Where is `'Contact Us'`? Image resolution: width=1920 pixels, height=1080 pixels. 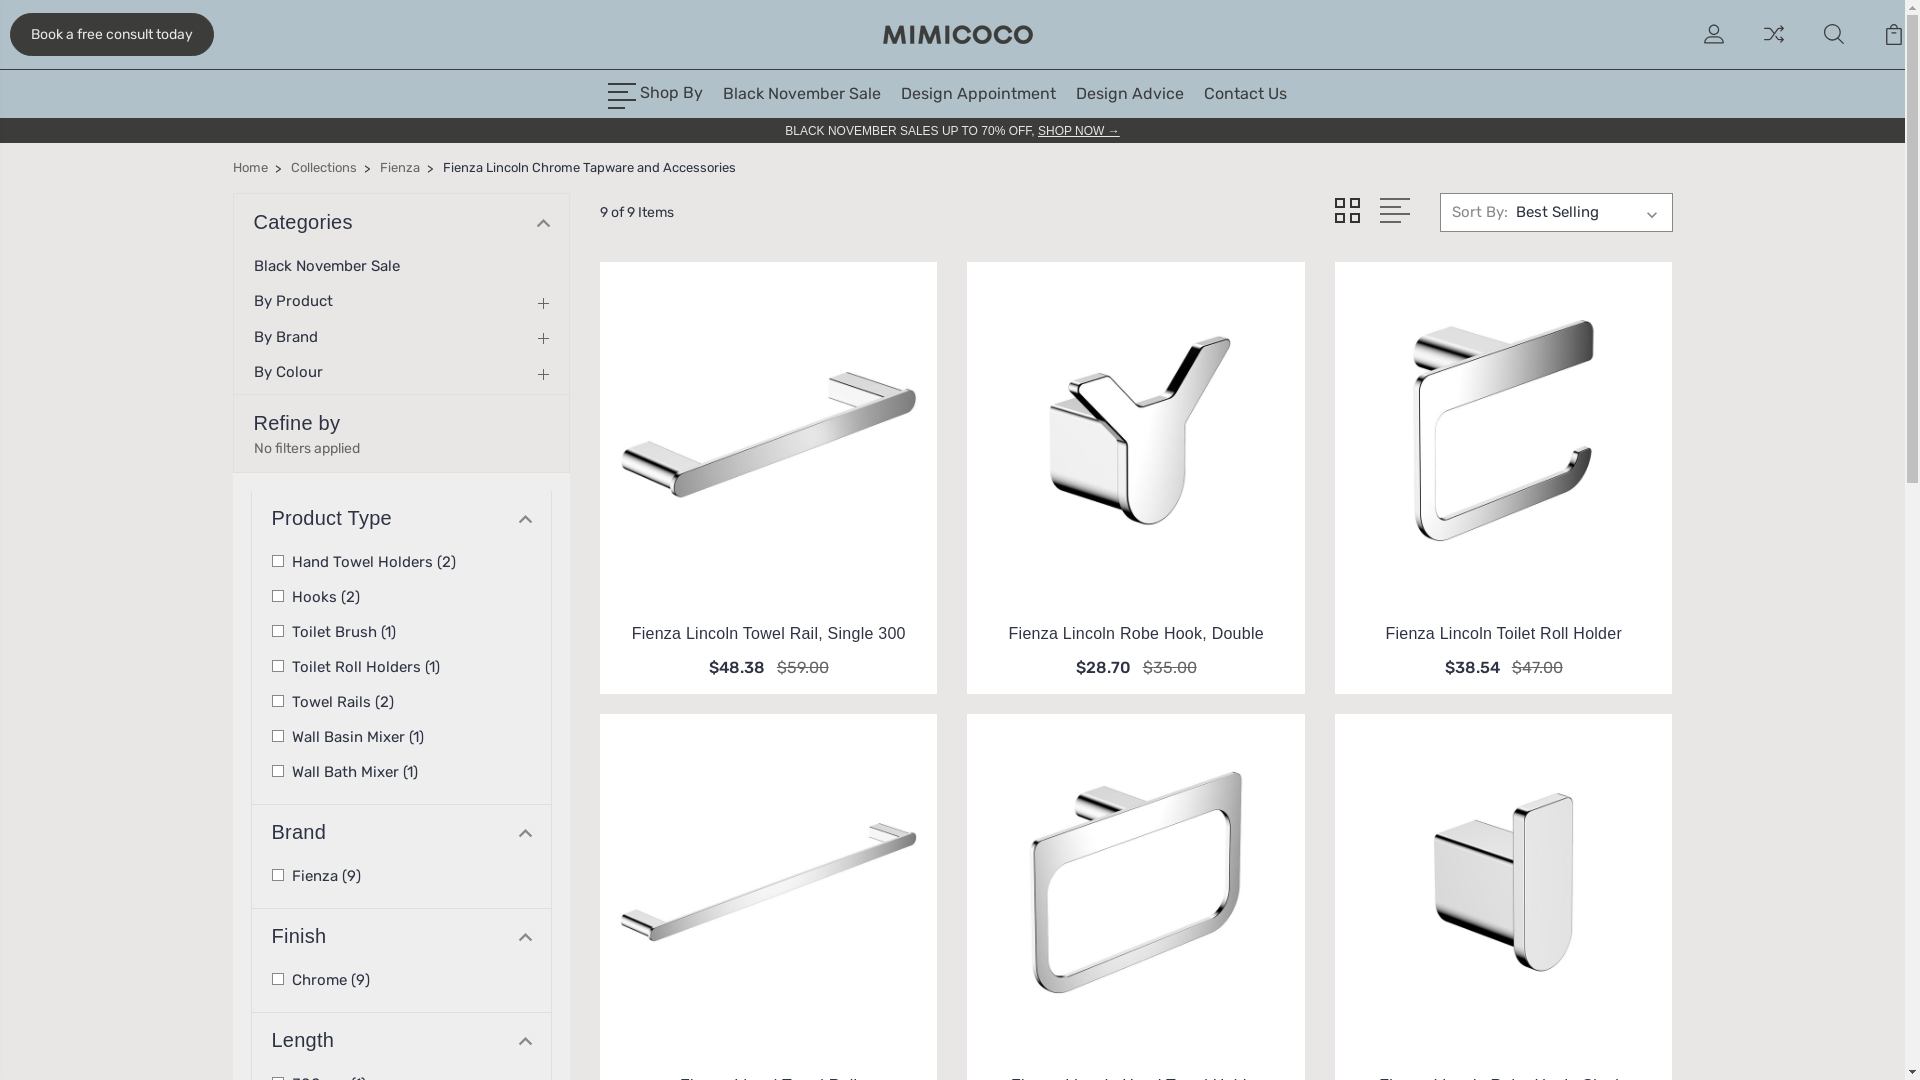 'Contact Us' is located at coordinates (1244, 93).